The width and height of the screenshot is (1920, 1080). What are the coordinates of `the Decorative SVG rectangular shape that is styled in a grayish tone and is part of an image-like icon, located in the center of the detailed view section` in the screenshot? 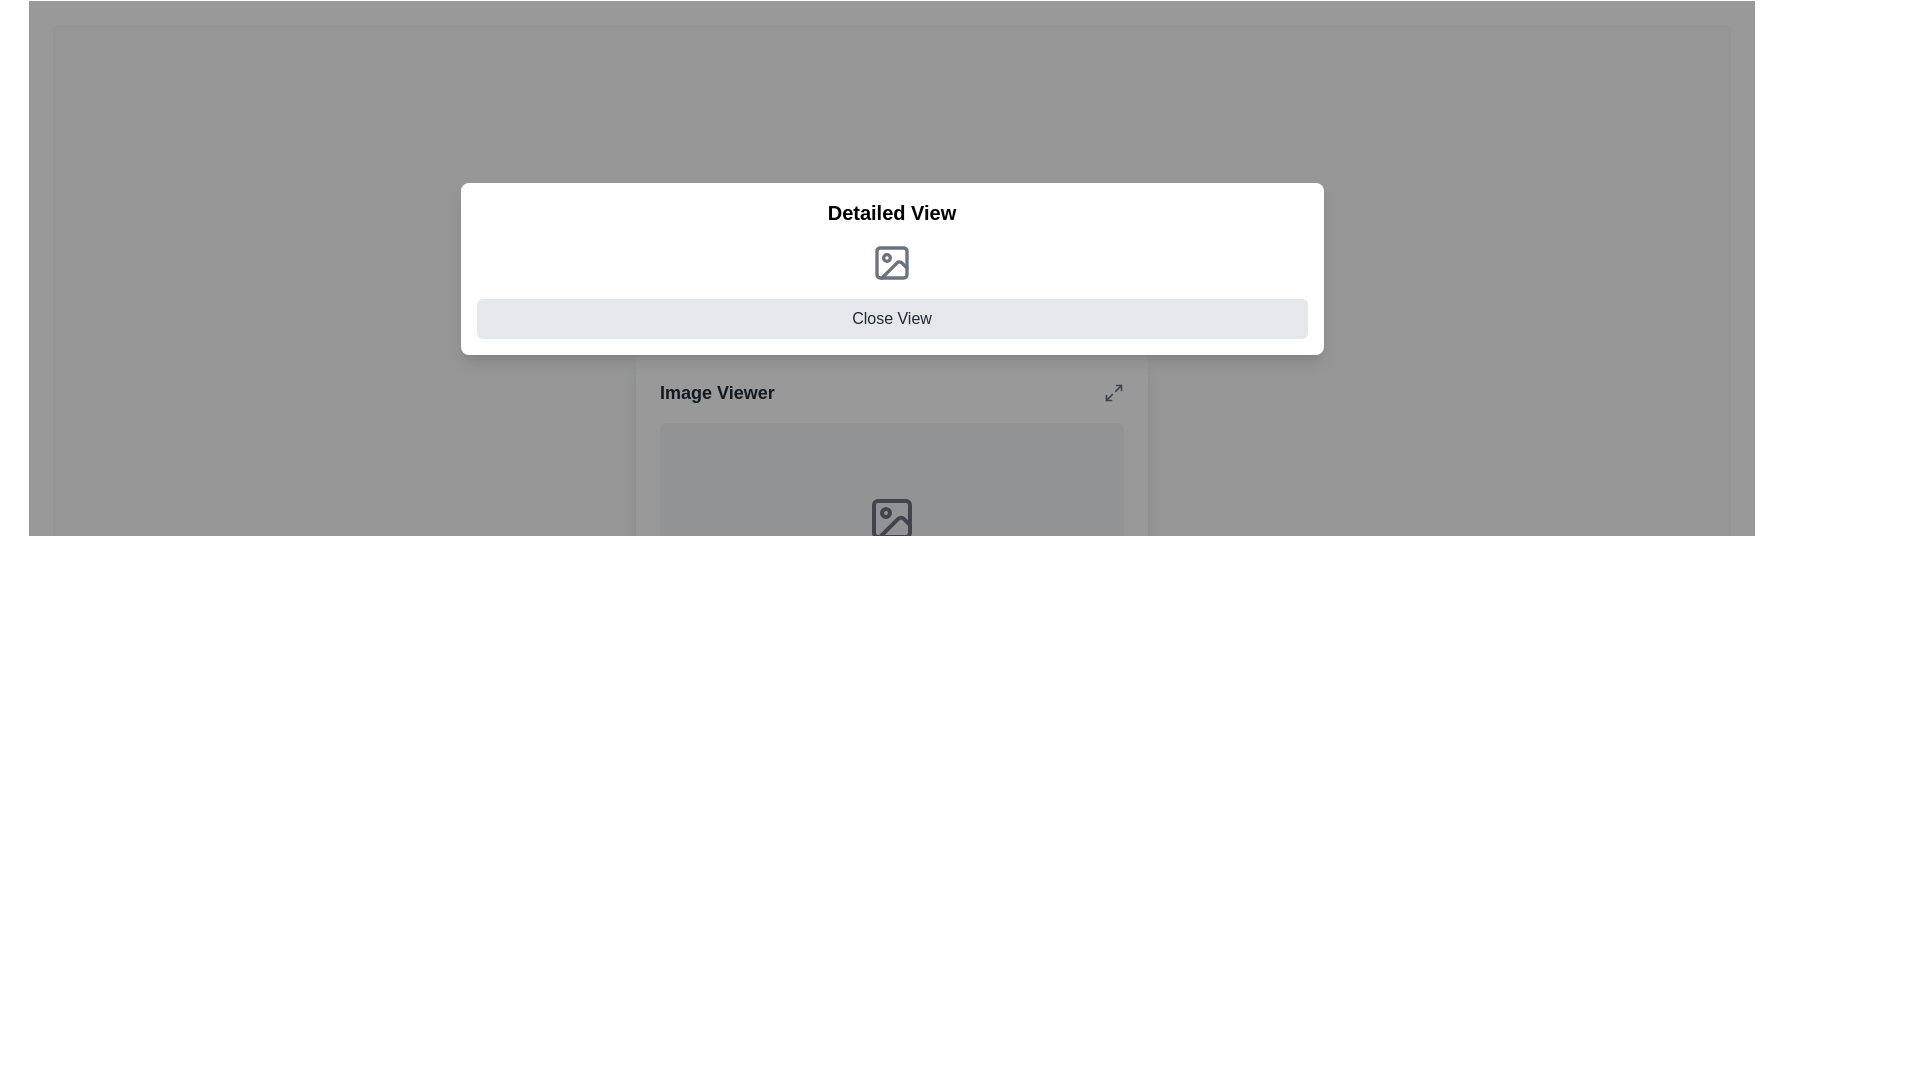 It's located at (891, 518).